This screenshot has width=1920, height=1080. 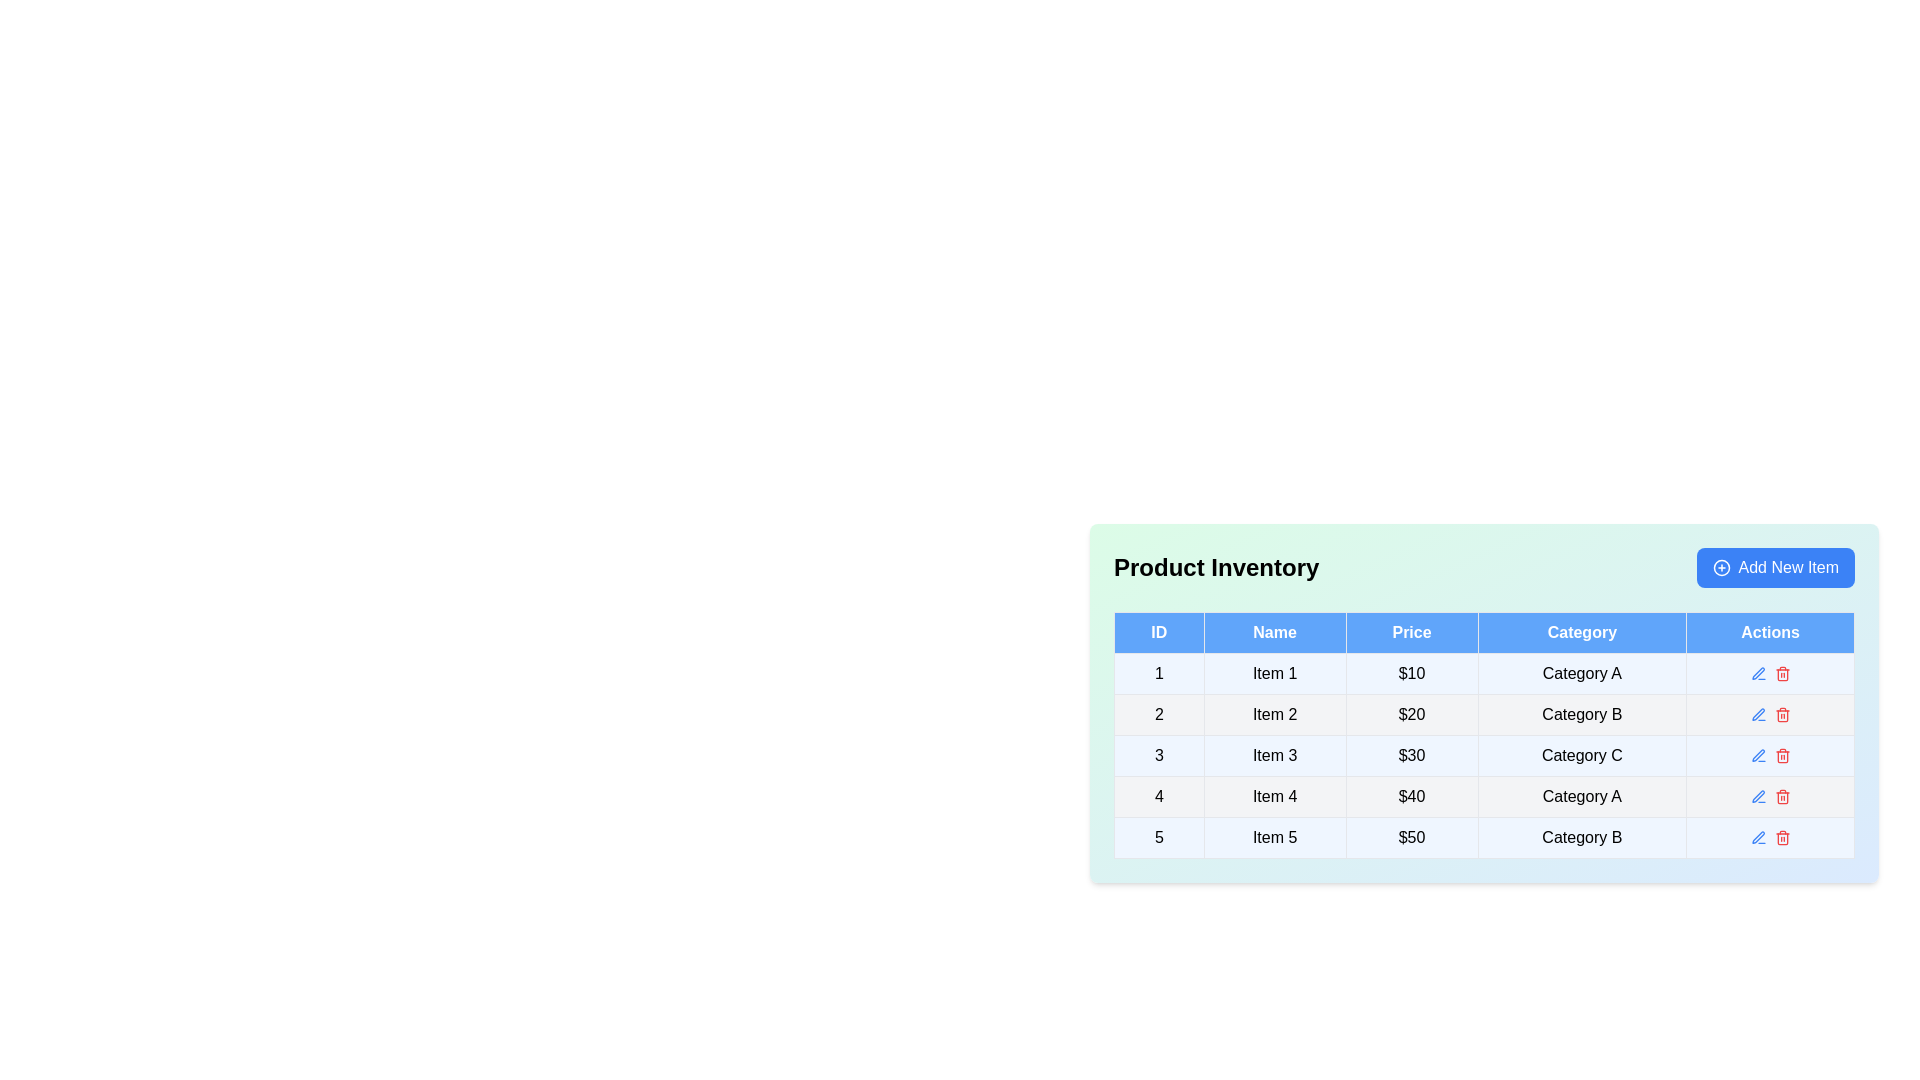 I want to click on the second table row containing item ID '2', item name 'Item 2', price '$20', category 'Category B', and action icons for editing and deleting, so click(x=1484, y=713).